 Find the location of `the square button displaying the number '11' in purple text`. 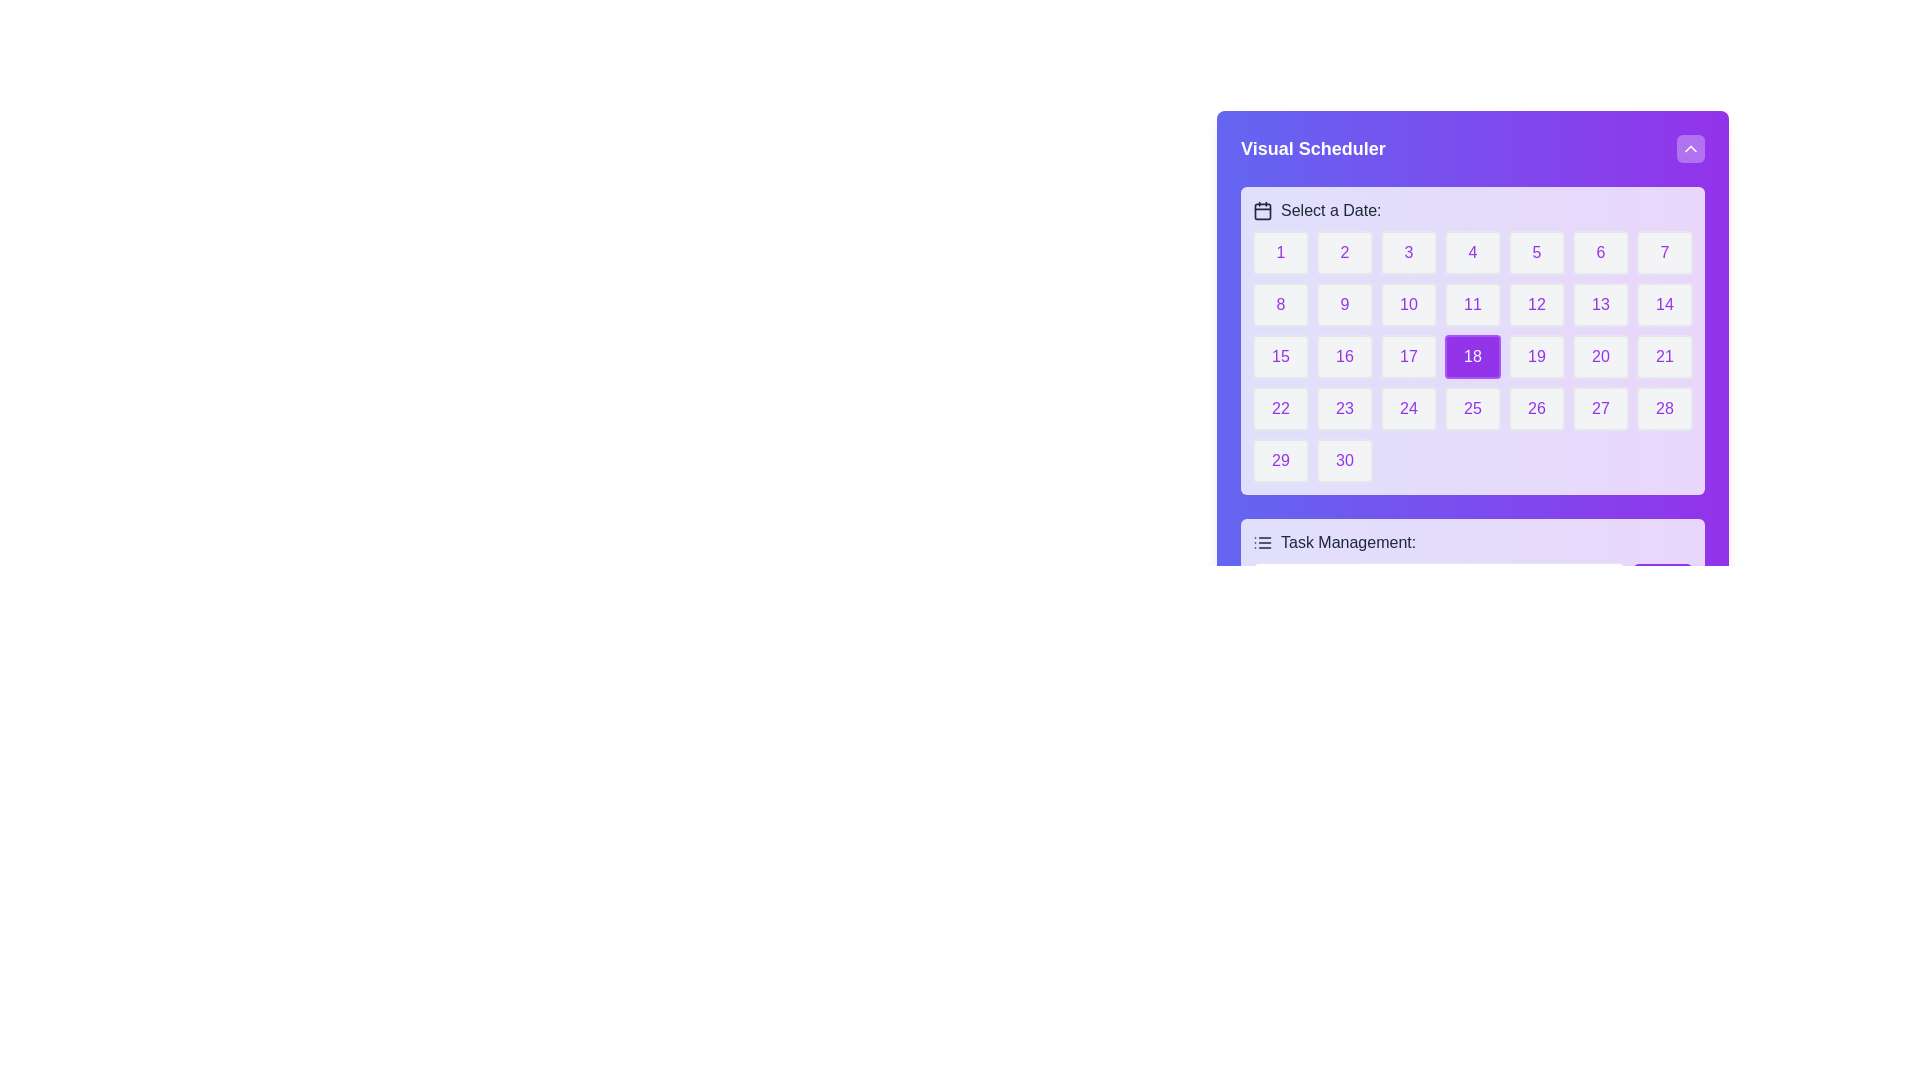

the square button displaying the number '11' in purple text is located at coordinates (1473, 304).